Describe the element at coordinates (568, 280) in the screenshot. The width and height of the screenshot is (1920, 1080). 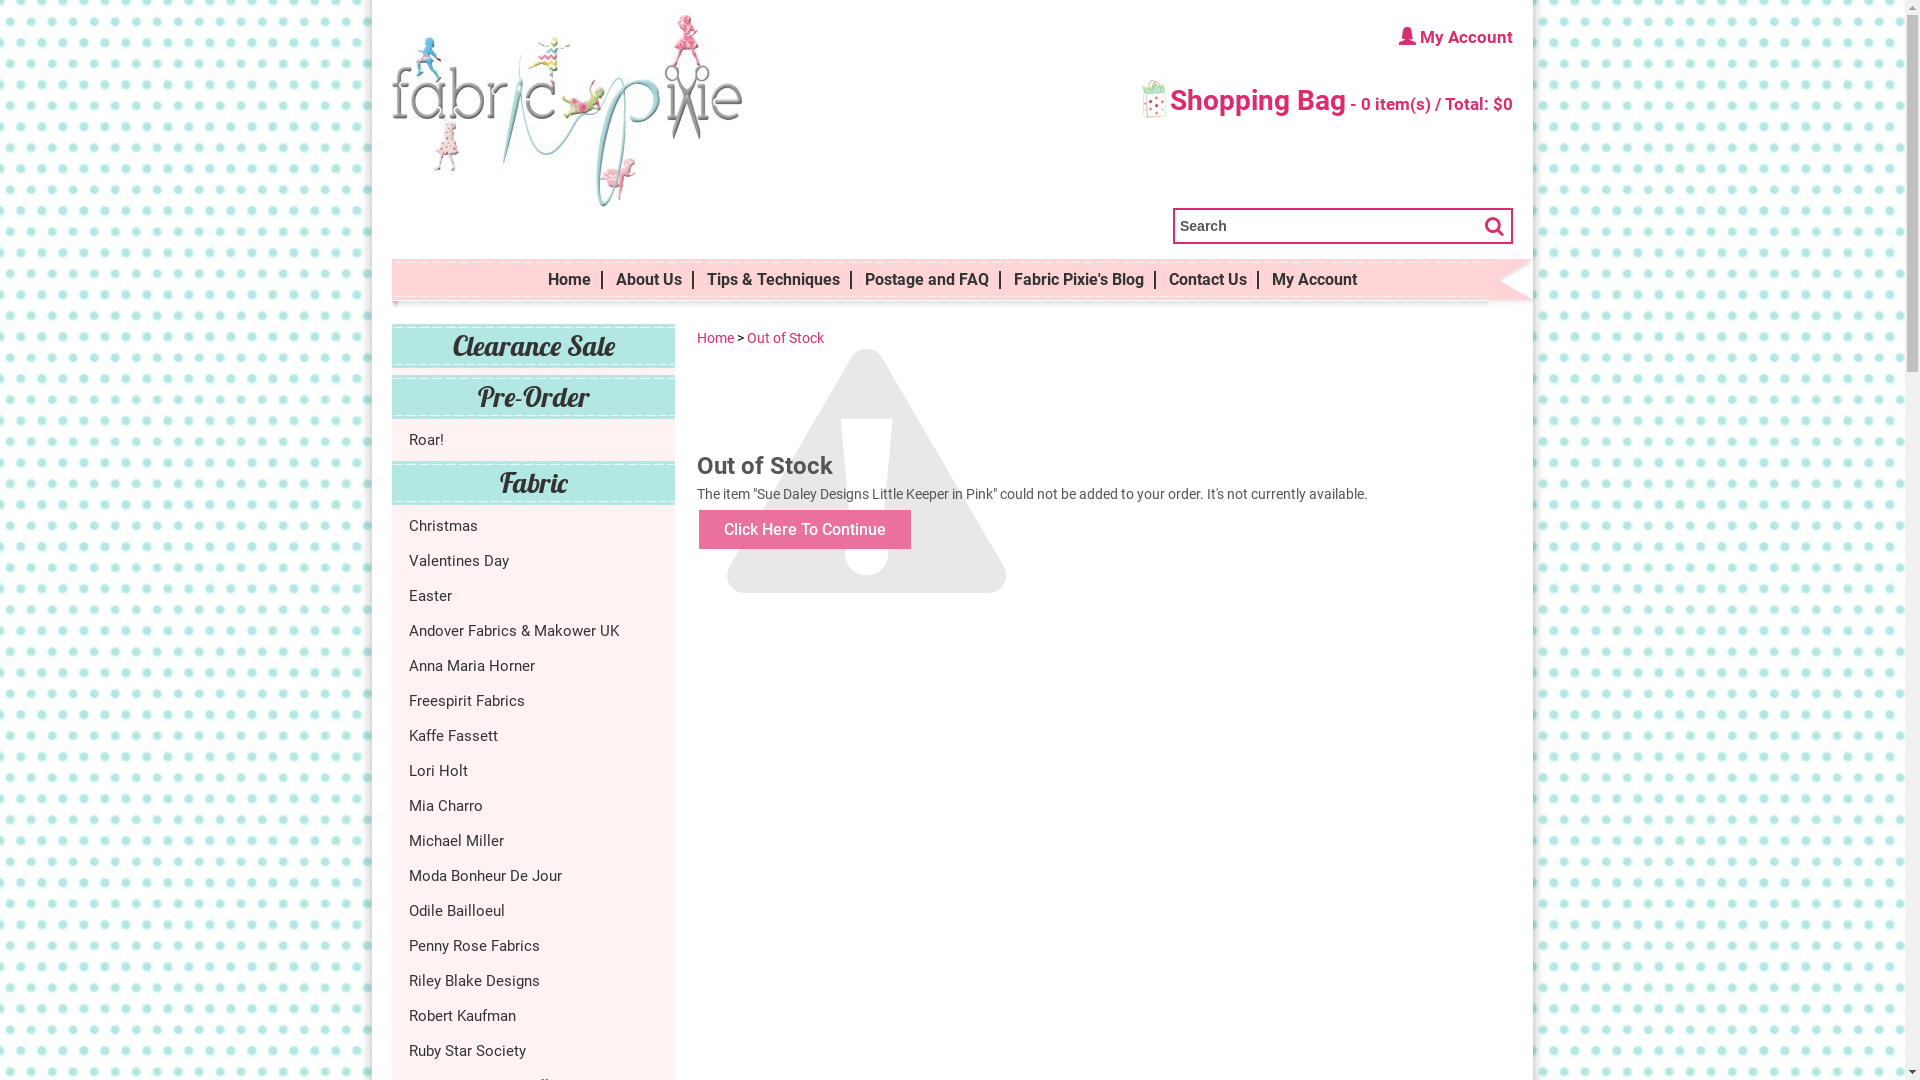
I see `'Home'` at that location.